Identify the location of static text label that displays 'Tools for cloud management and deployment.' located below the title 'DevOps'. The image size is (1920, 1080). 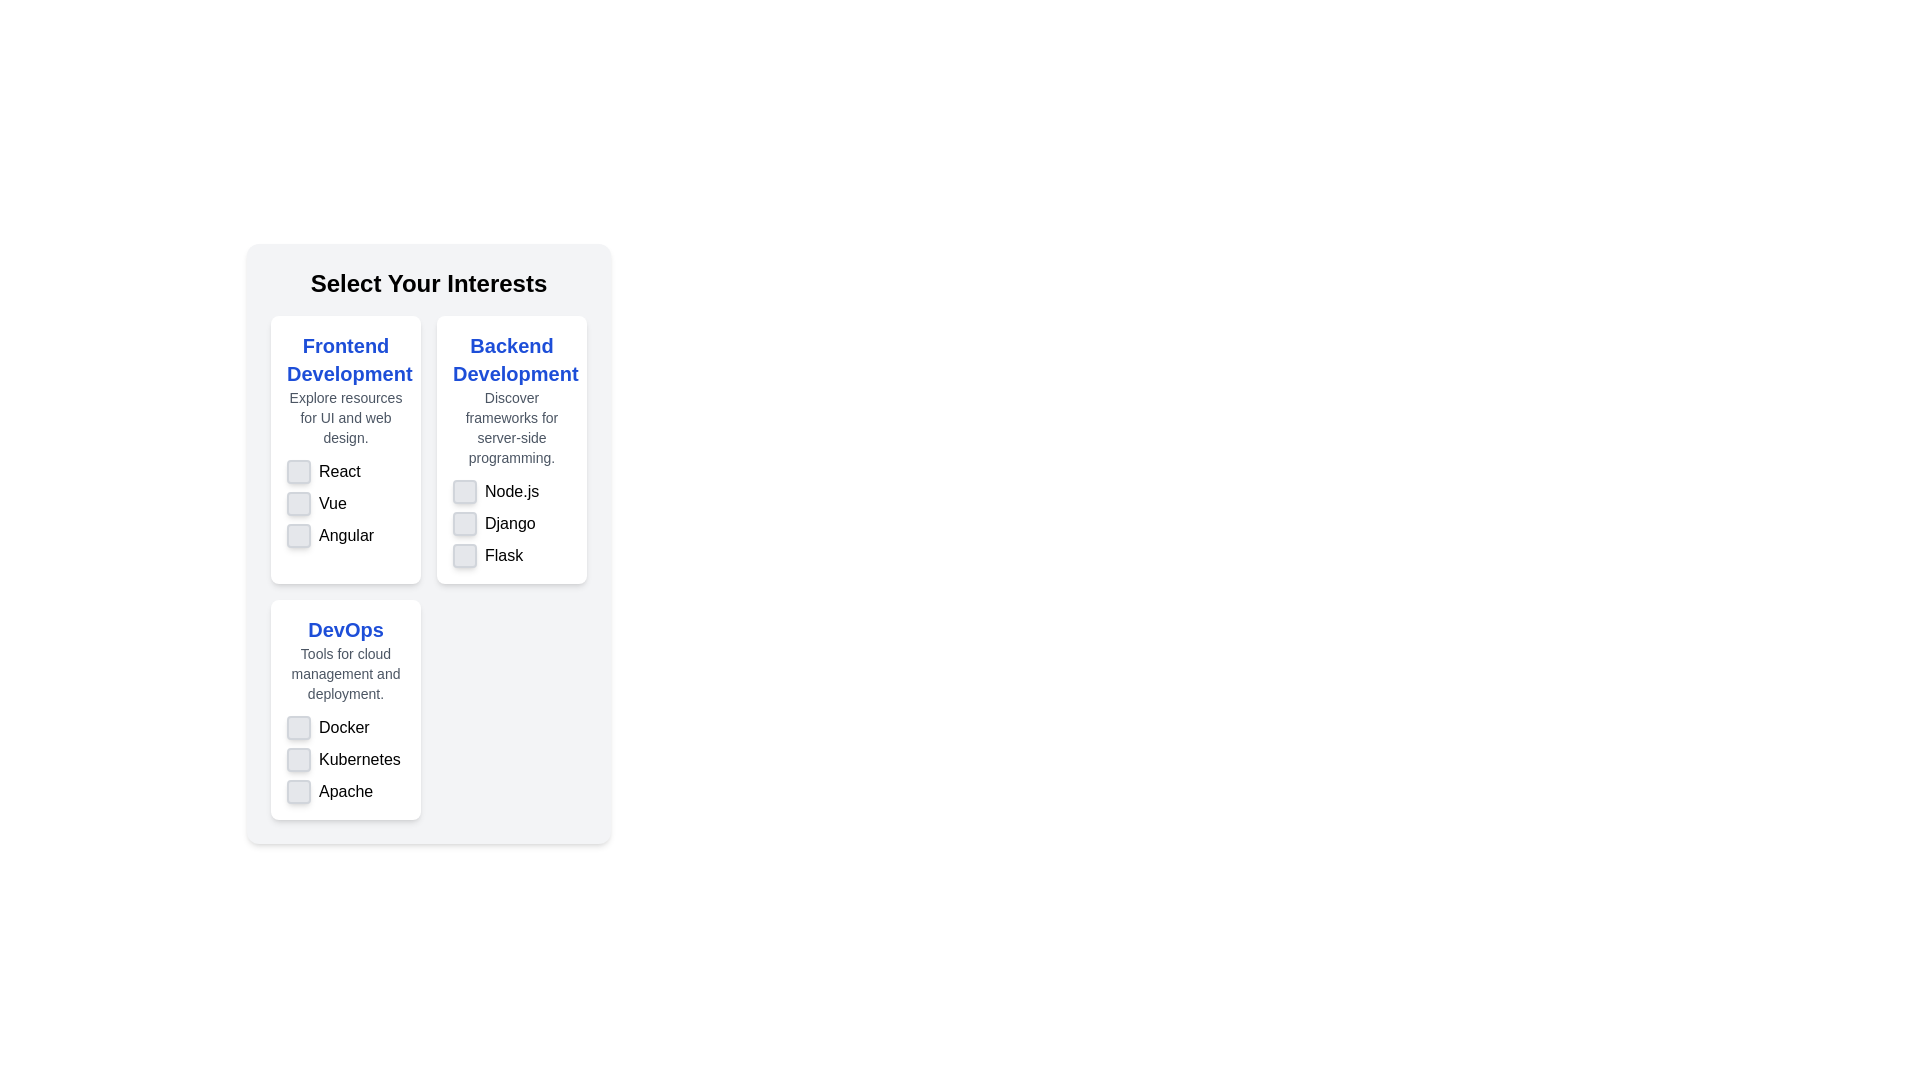
(345, 674).